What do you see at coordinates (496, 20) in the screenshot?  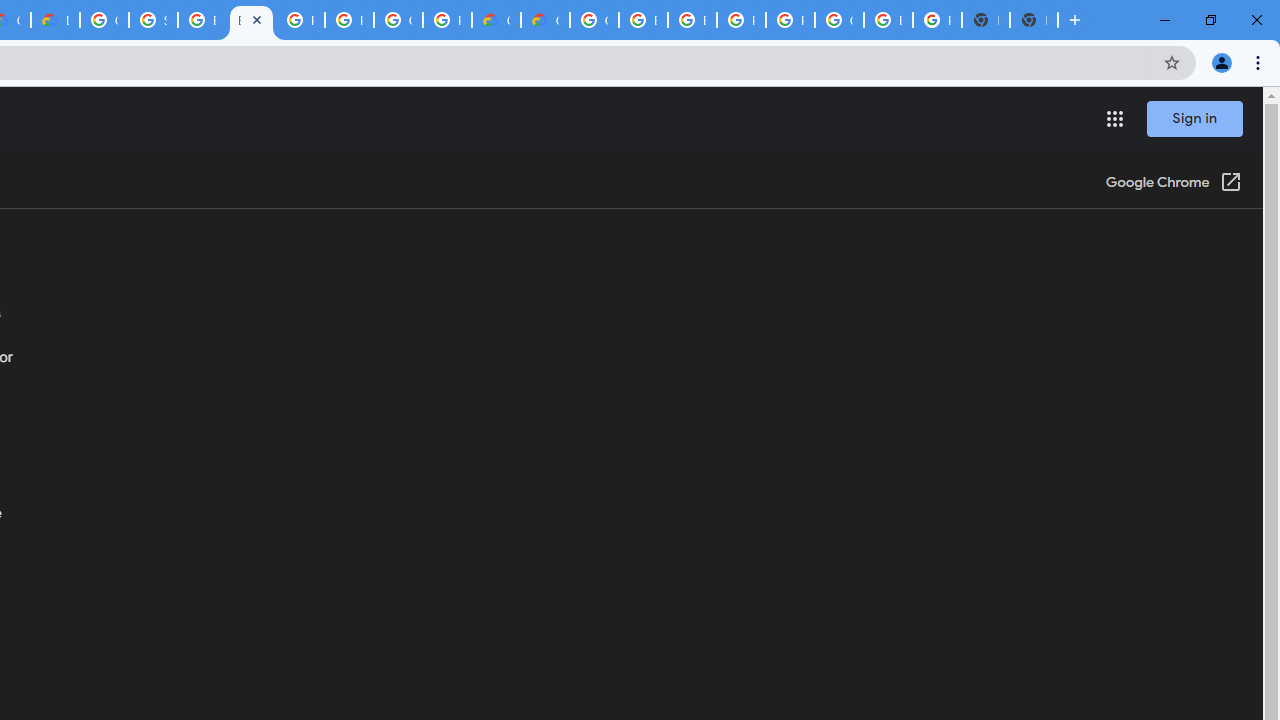 I see `'Customer Care | Google Cloud'` at bounding box center [496, 20].